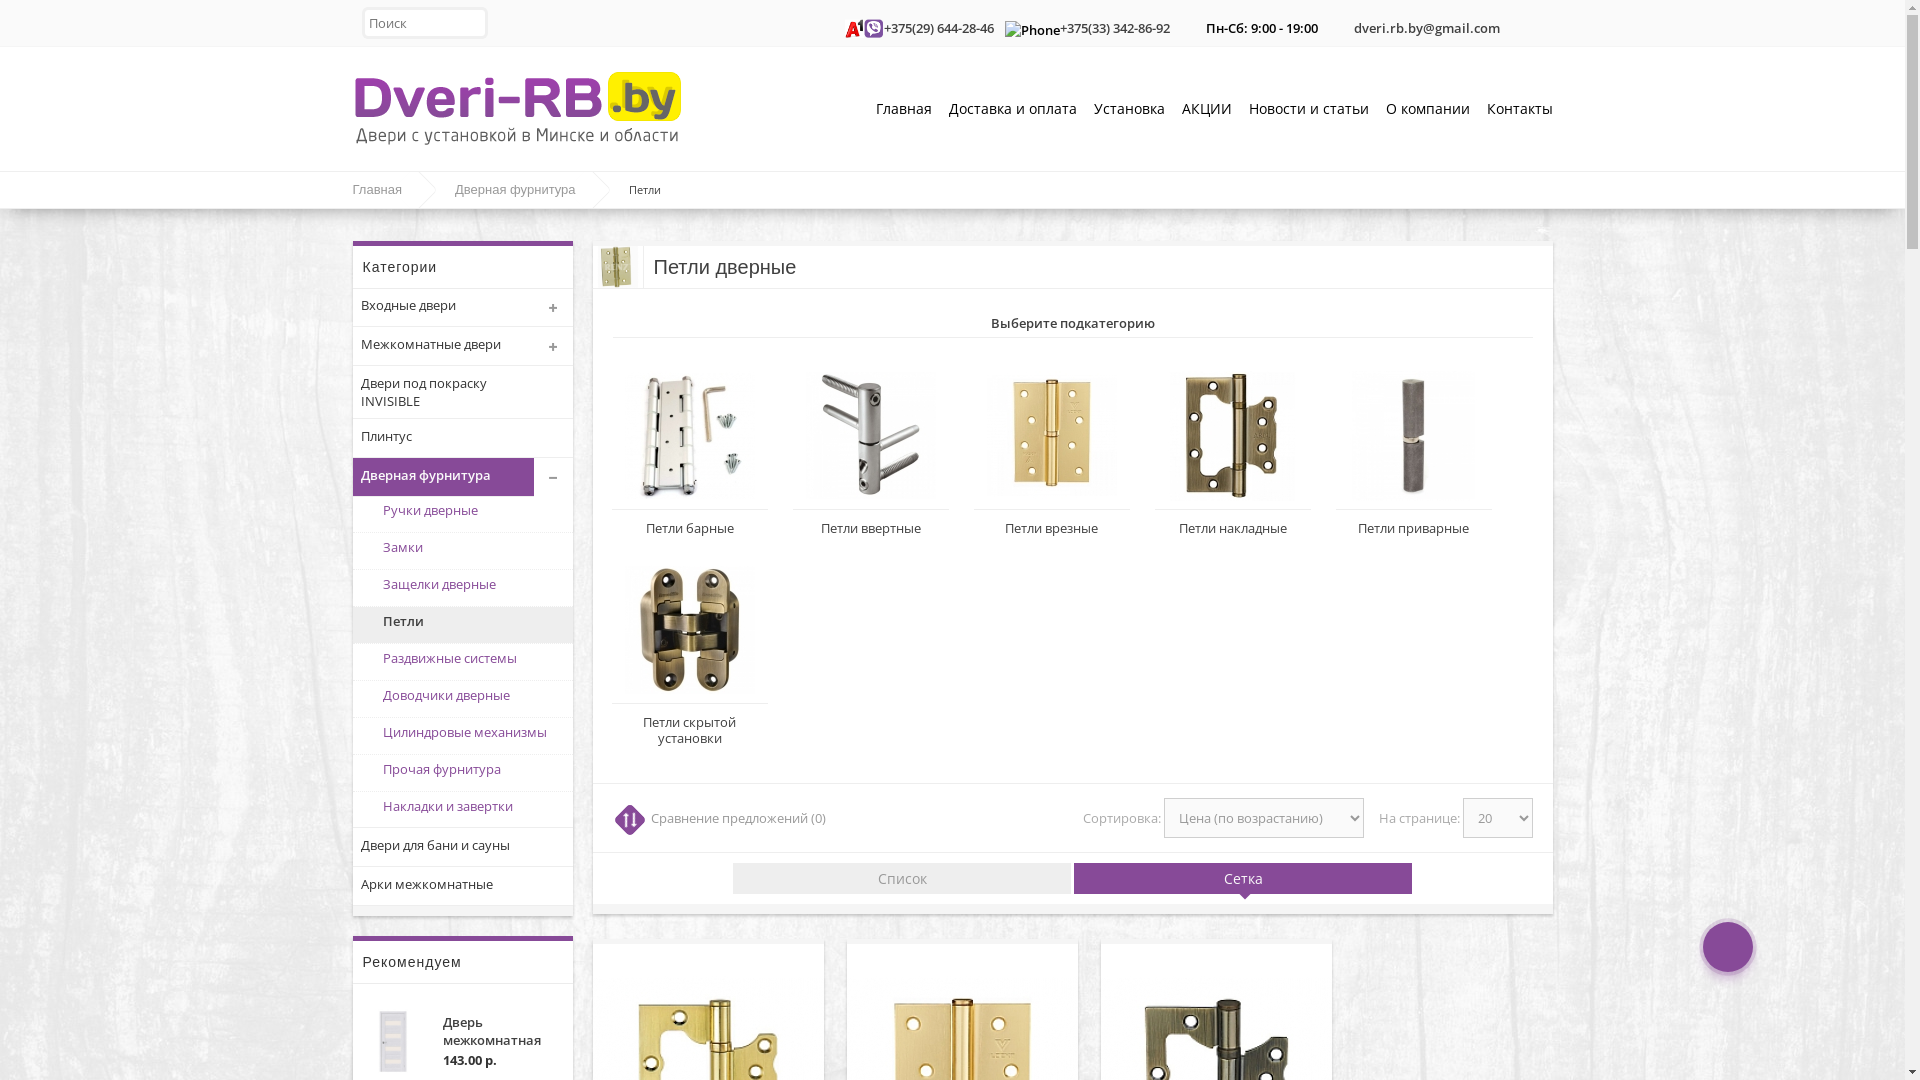  What do you see at coordinates (1425, 27) in the screenshot?
I see `'dveri.rb.by@gmail.com'` at bounding box center [1425, 27].